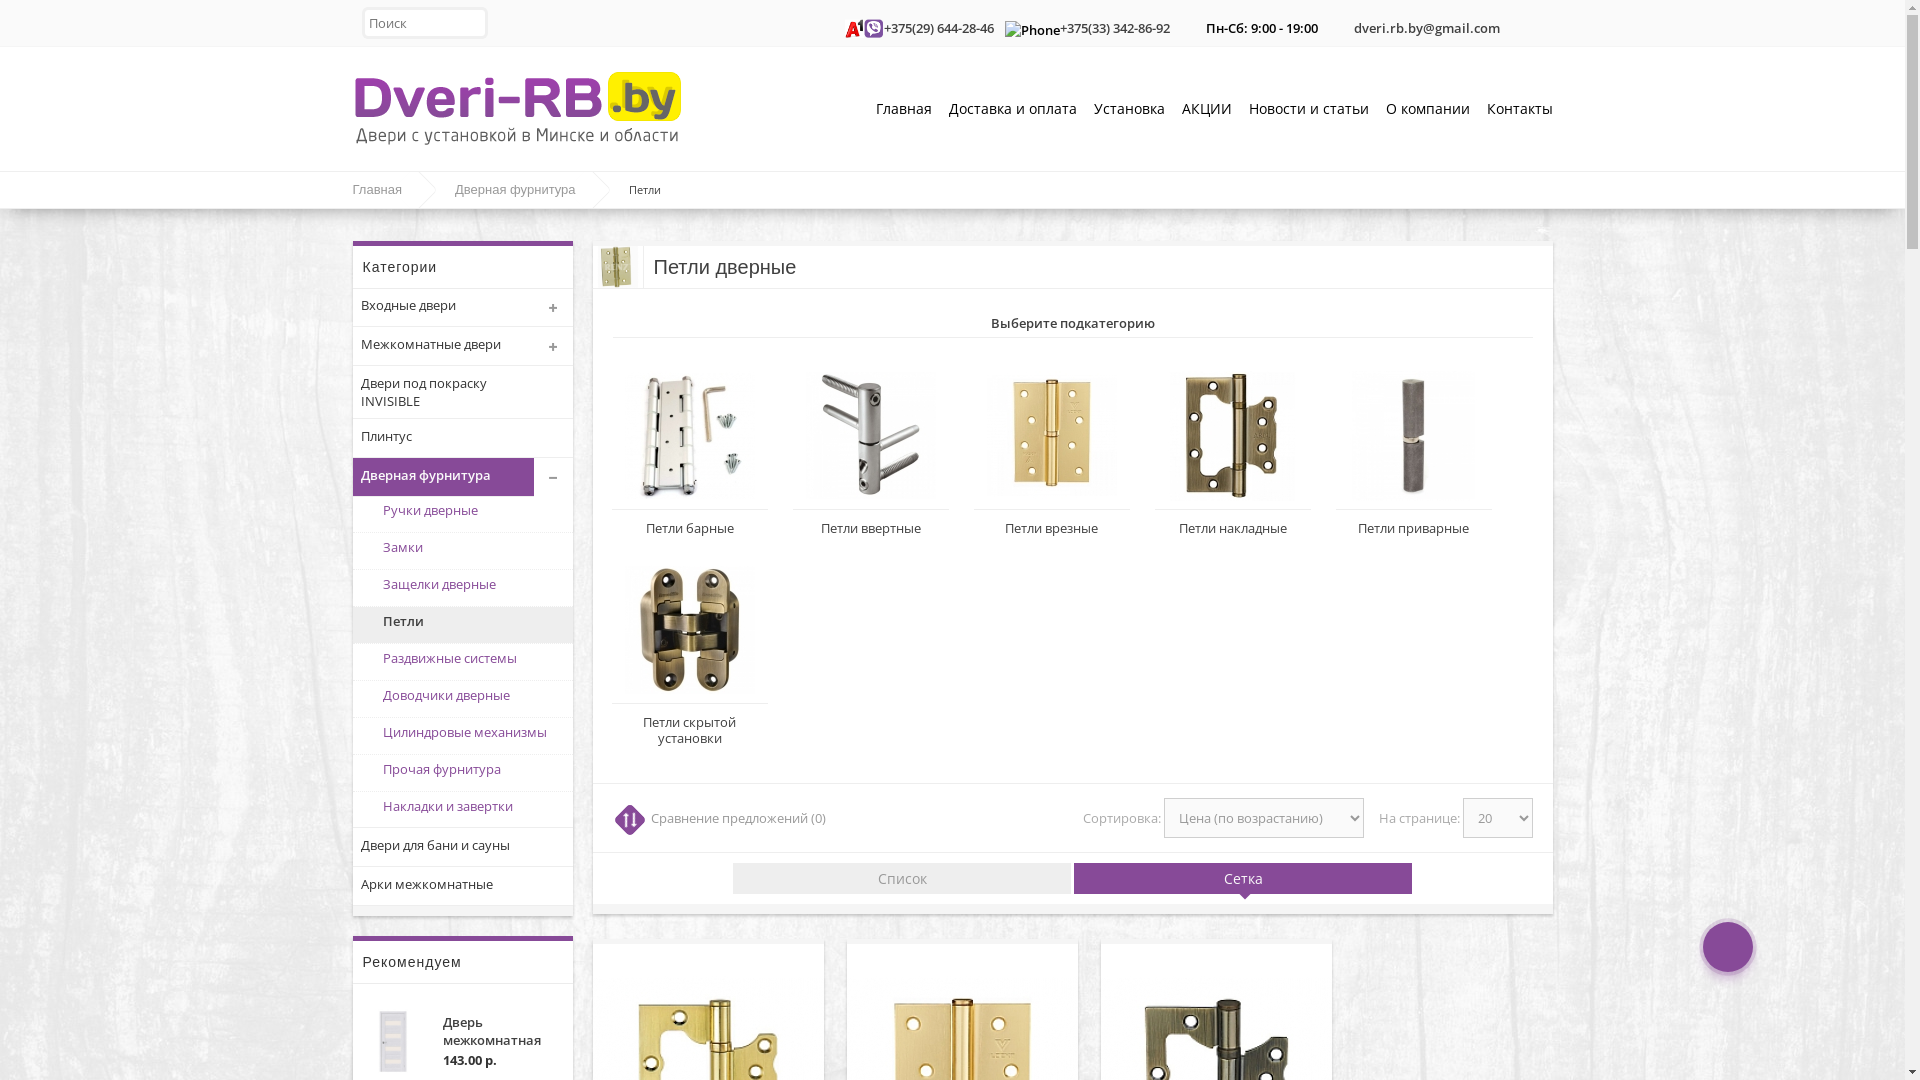  What do you see at coordinates (1425, 27) in the screenshot?
I see `'dveri.rb.by@gmail.com'` at bounding box center [1425, 27].